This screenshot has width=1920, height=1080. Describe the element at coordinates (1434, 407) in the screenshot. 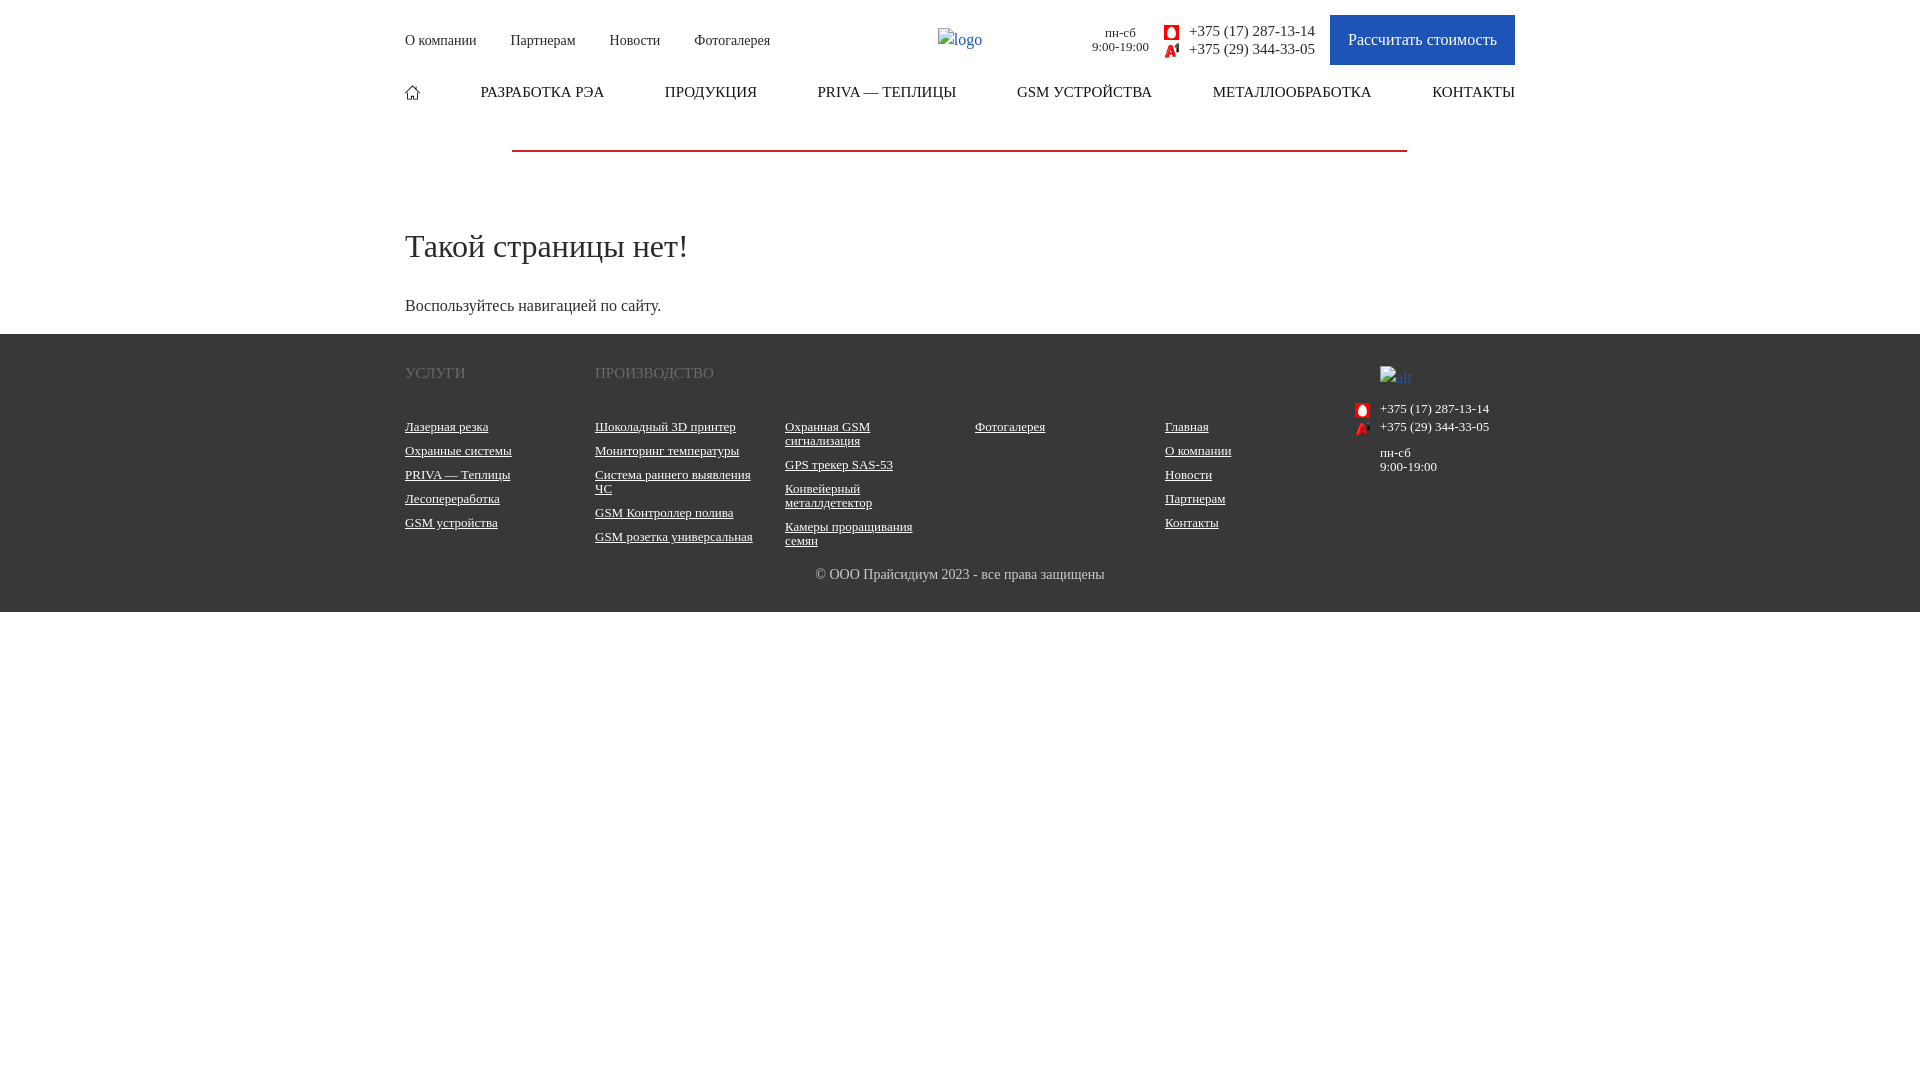

I see `'+375 (17) 287-13-14'` at that location.